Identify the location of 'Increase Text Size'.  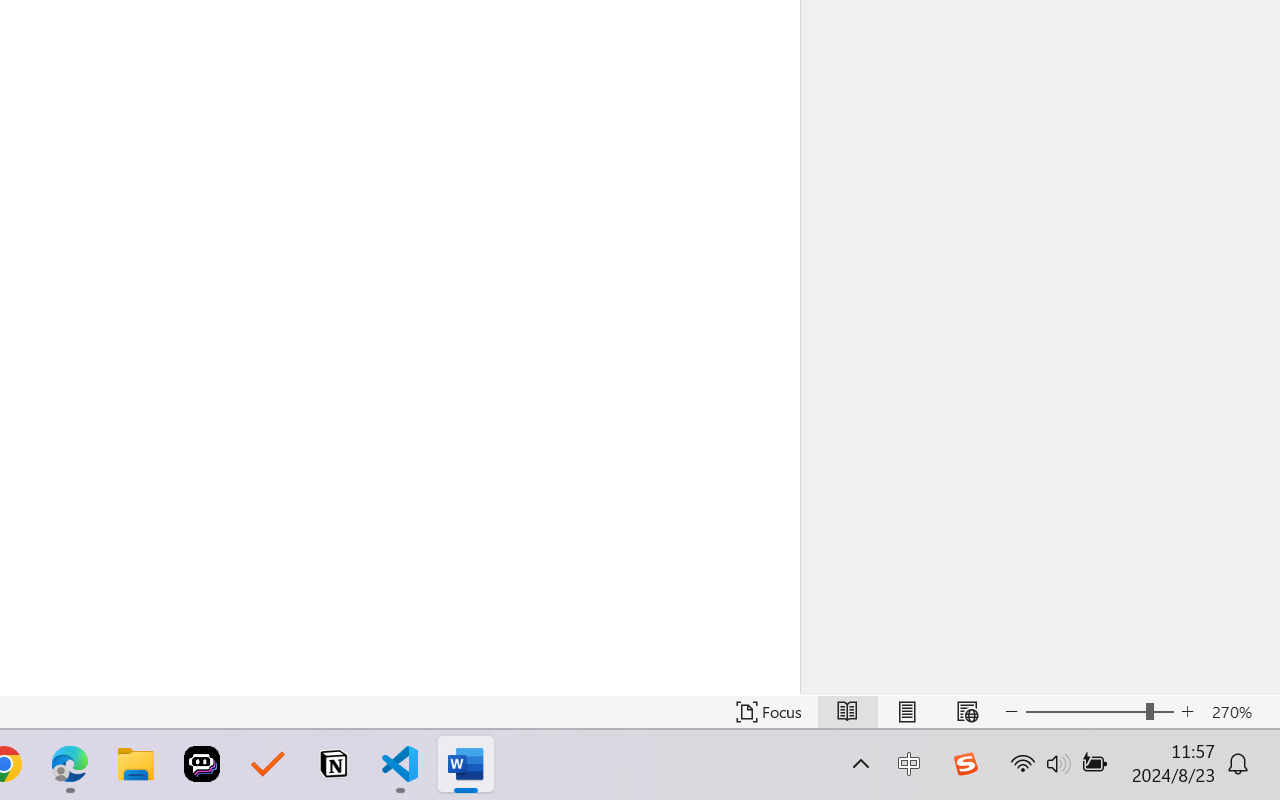
(1187, 711).